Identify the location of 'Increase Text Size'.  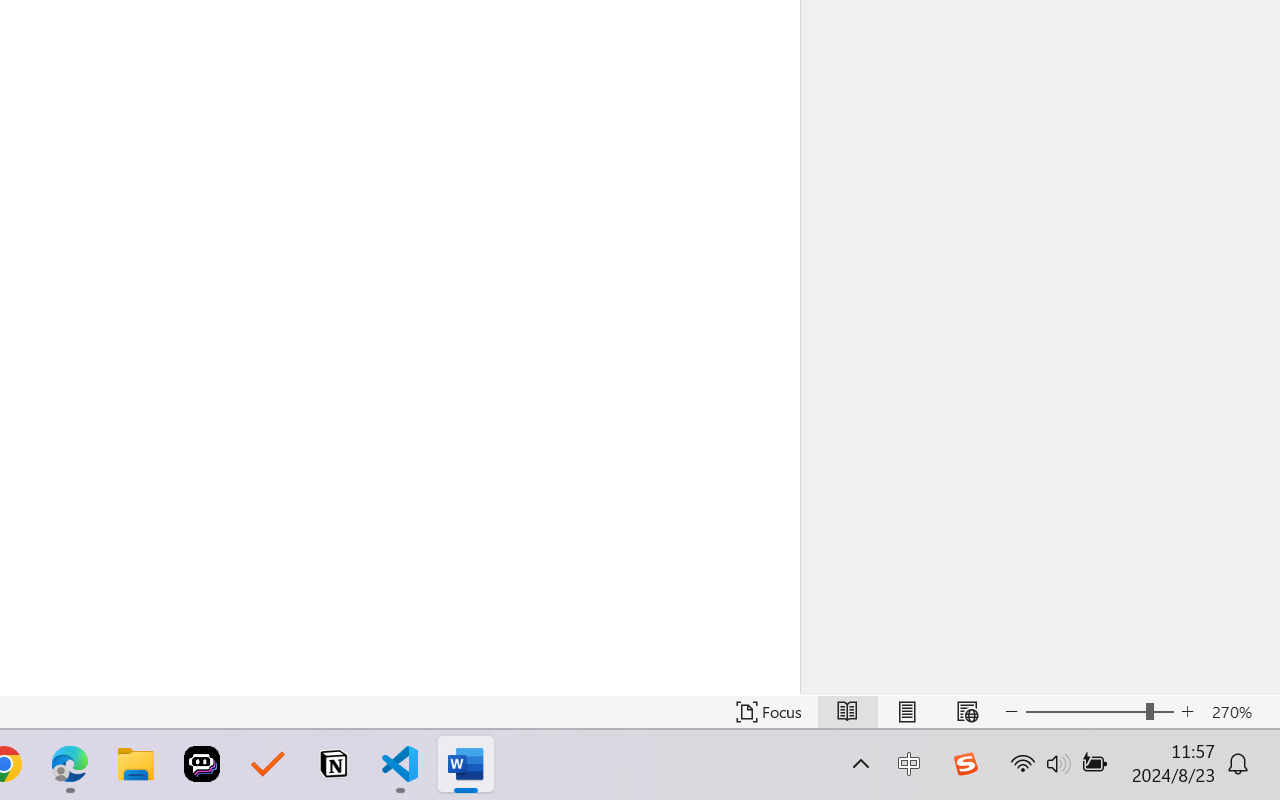
(1187, 711).